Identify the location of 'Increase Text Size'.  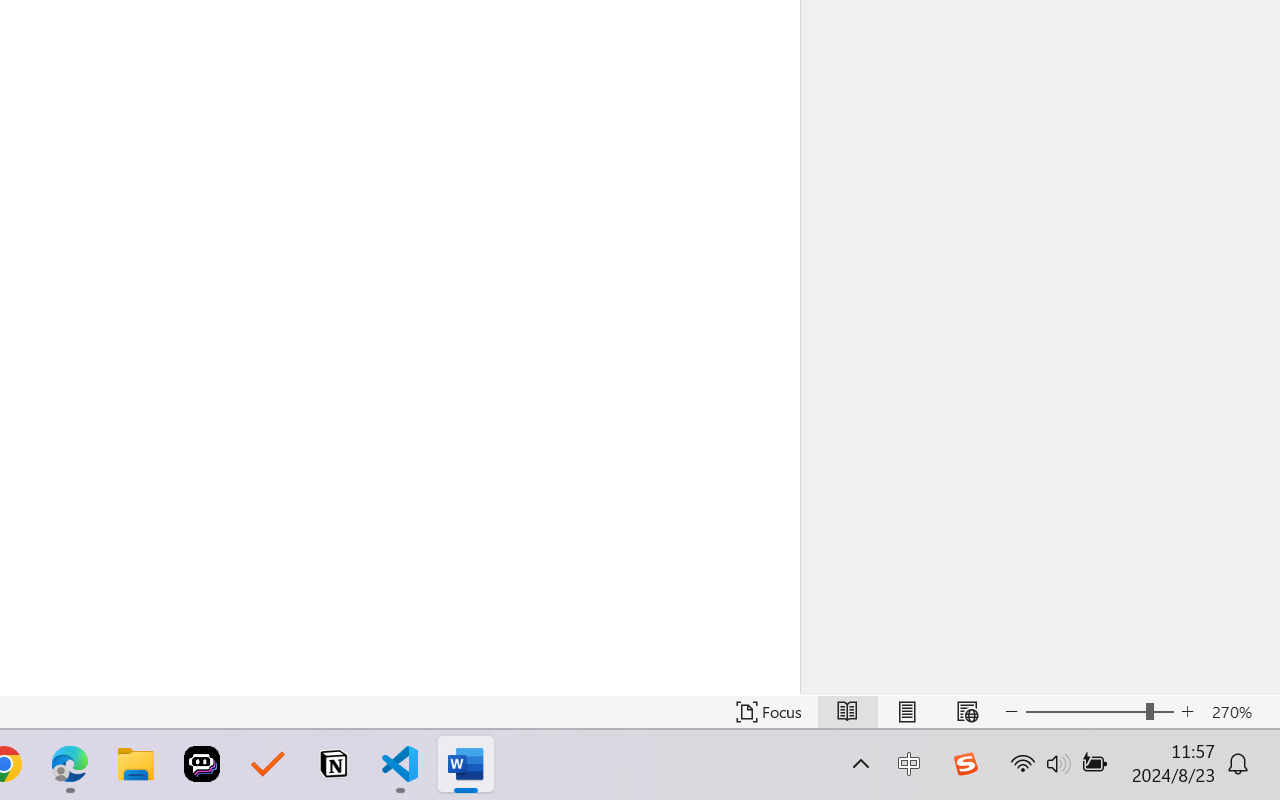
(1187, 711).